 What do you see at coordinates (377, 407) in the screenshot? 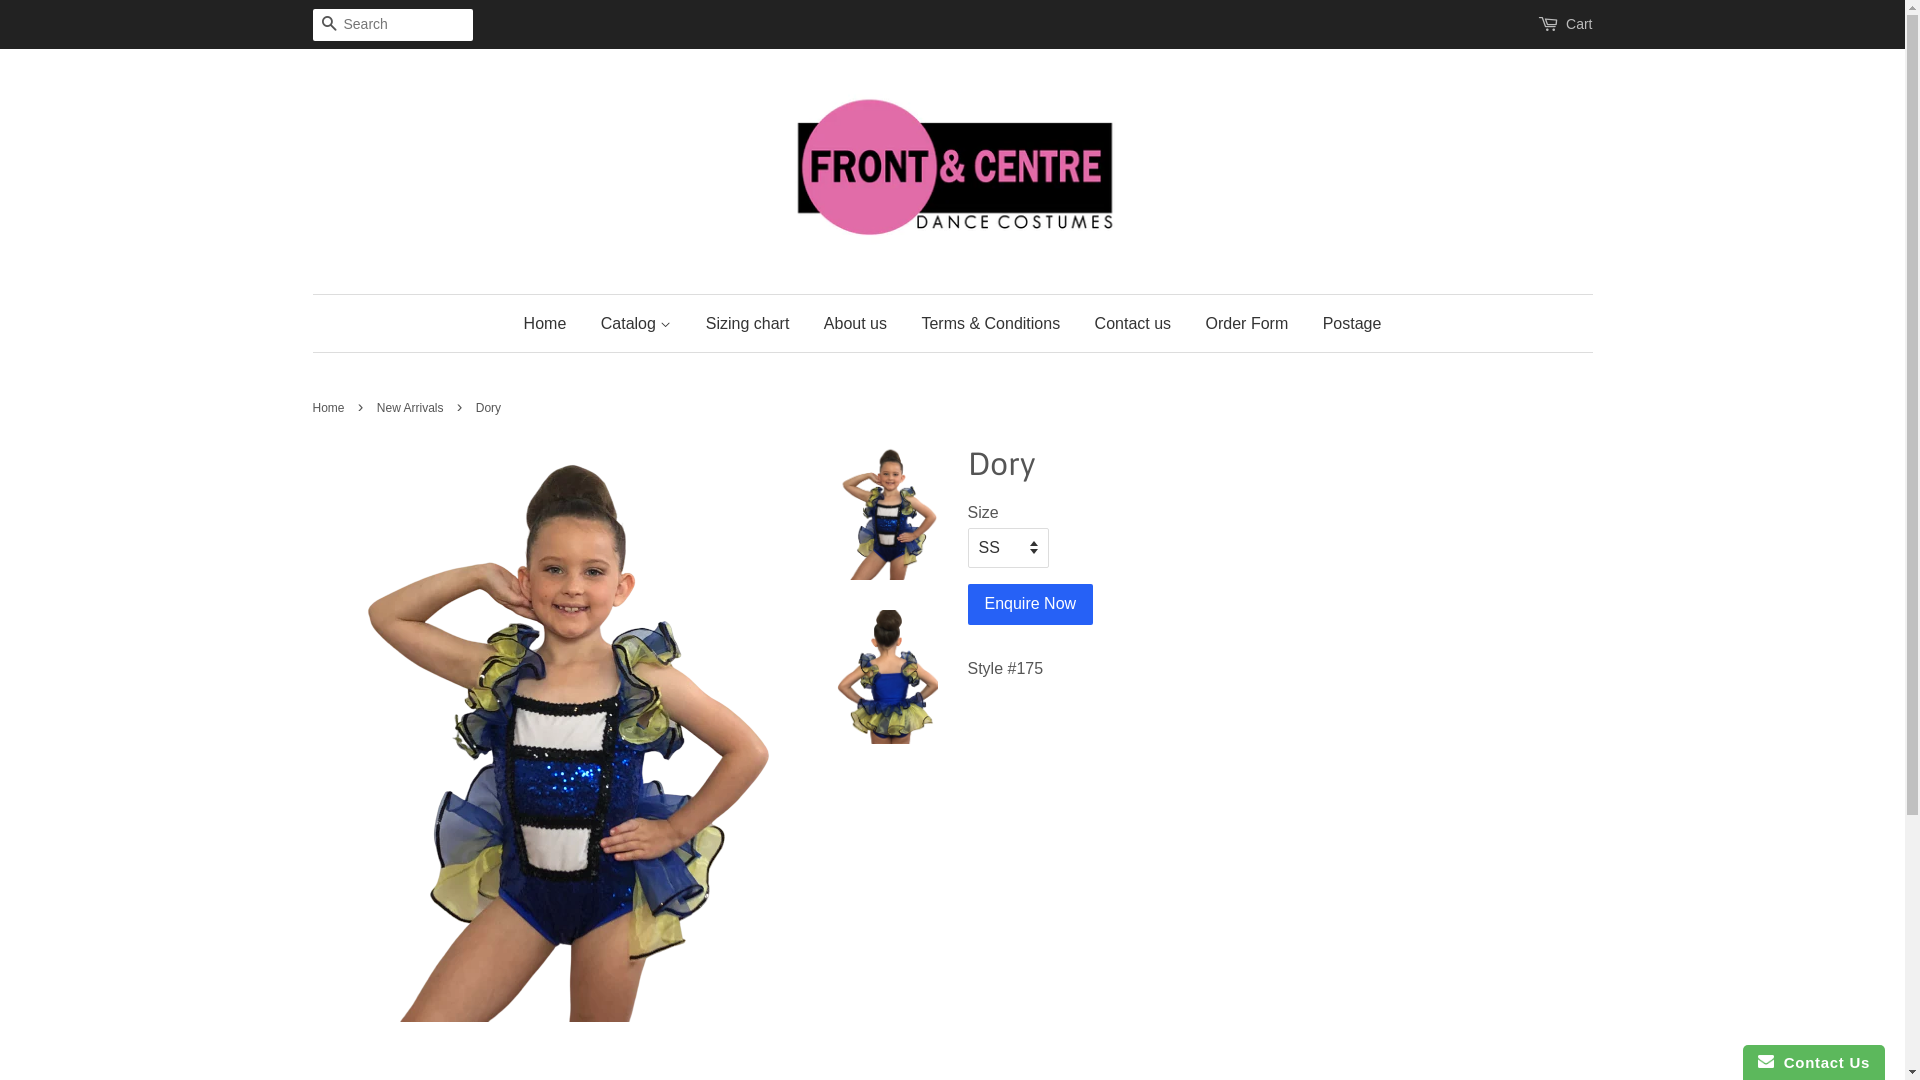
I see `'New Arrivals'` at bounding box center [377, 407].